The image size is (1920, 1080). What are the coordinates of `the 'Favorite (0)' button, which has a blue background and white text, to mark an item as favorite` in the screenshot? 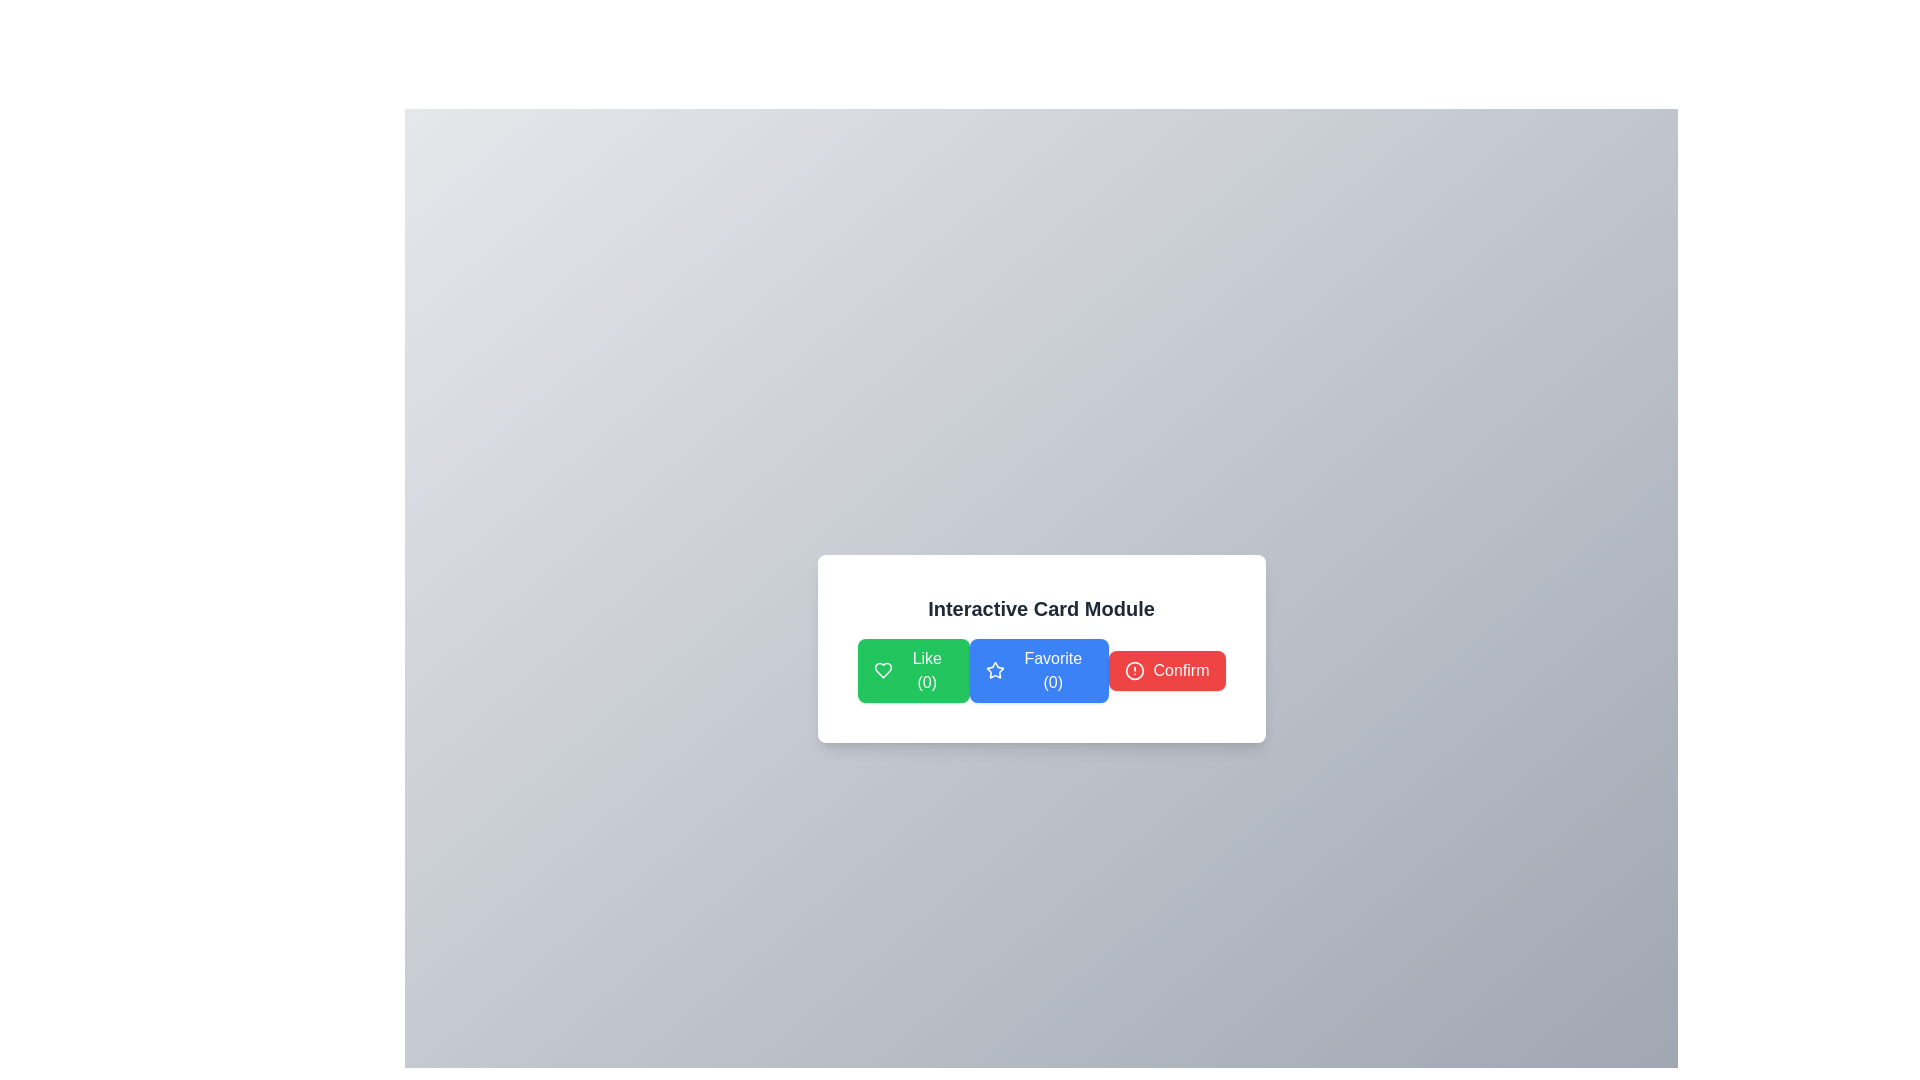 It's located at (1040, 648).